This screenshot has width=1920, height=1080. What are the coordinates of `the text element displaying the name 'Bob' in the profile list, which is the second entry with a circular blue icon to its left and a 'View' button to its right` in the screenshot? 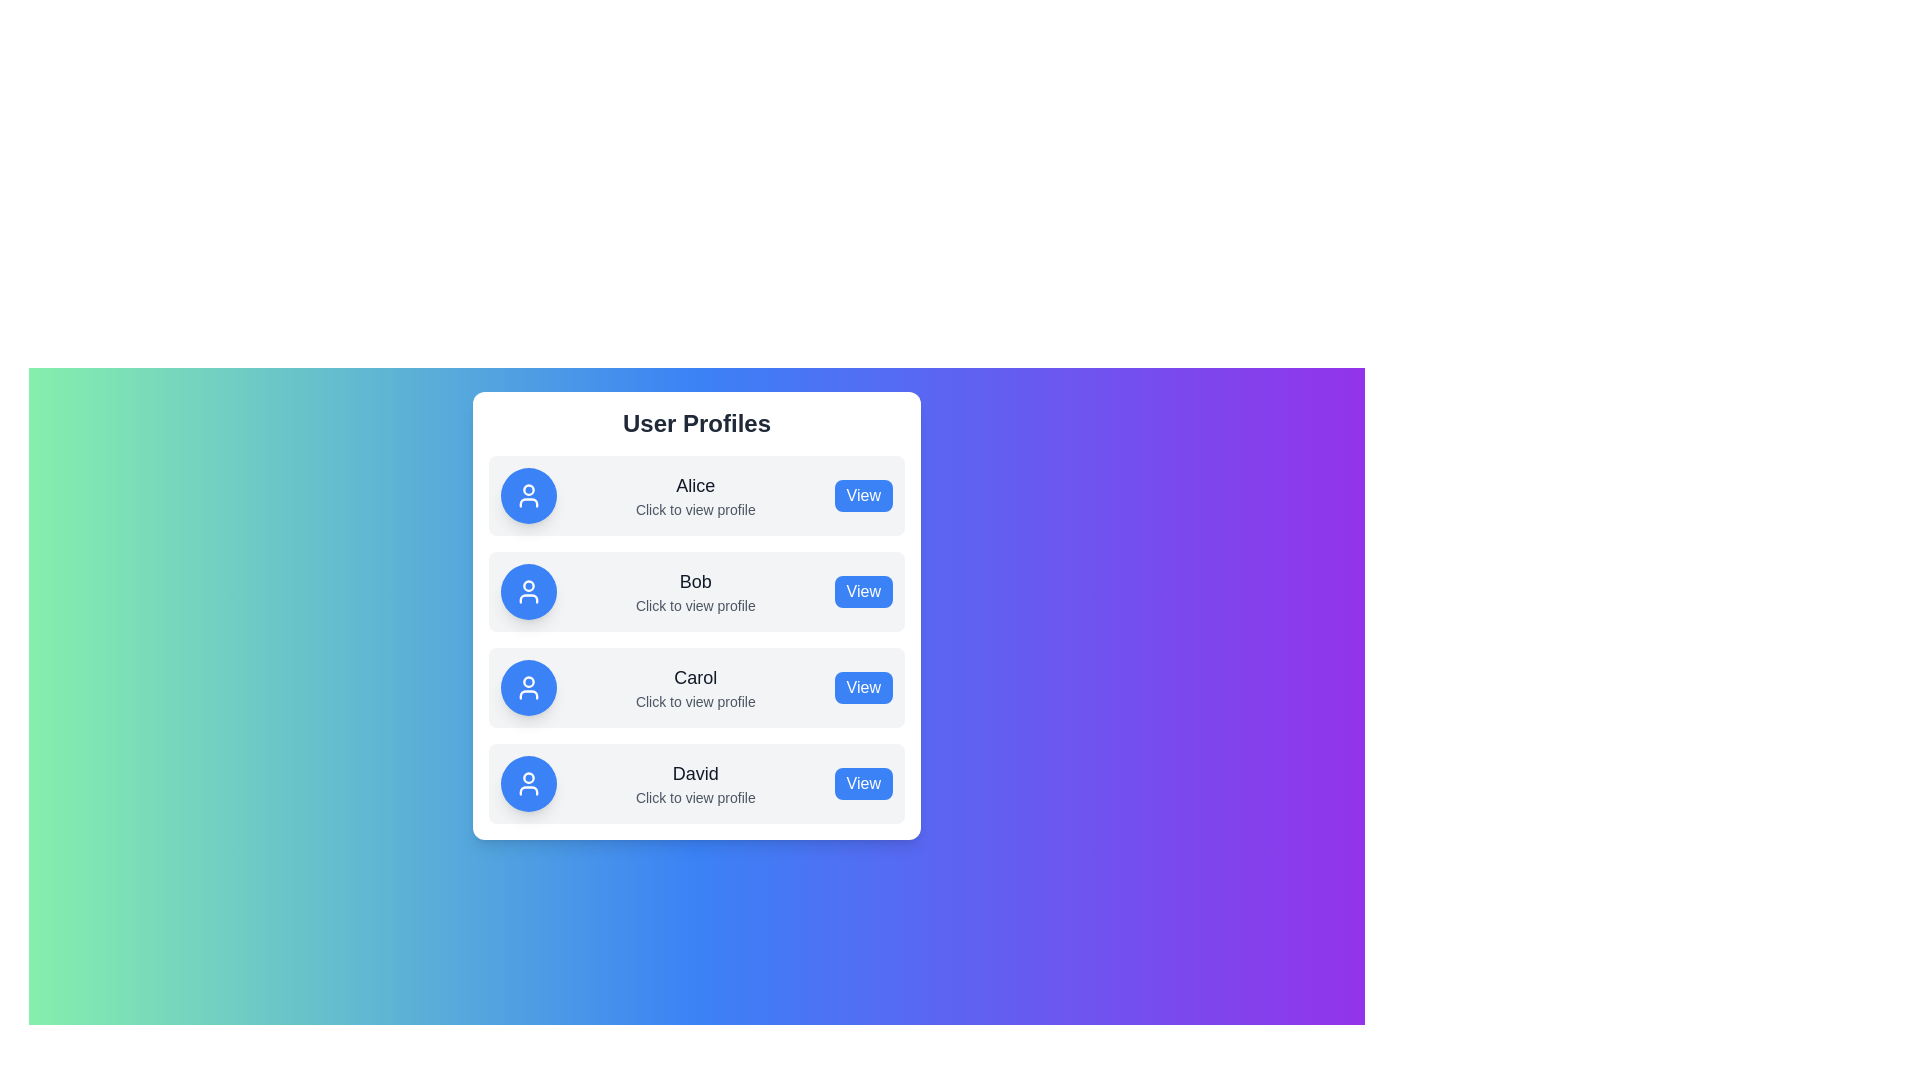 It's located at (695, 590).